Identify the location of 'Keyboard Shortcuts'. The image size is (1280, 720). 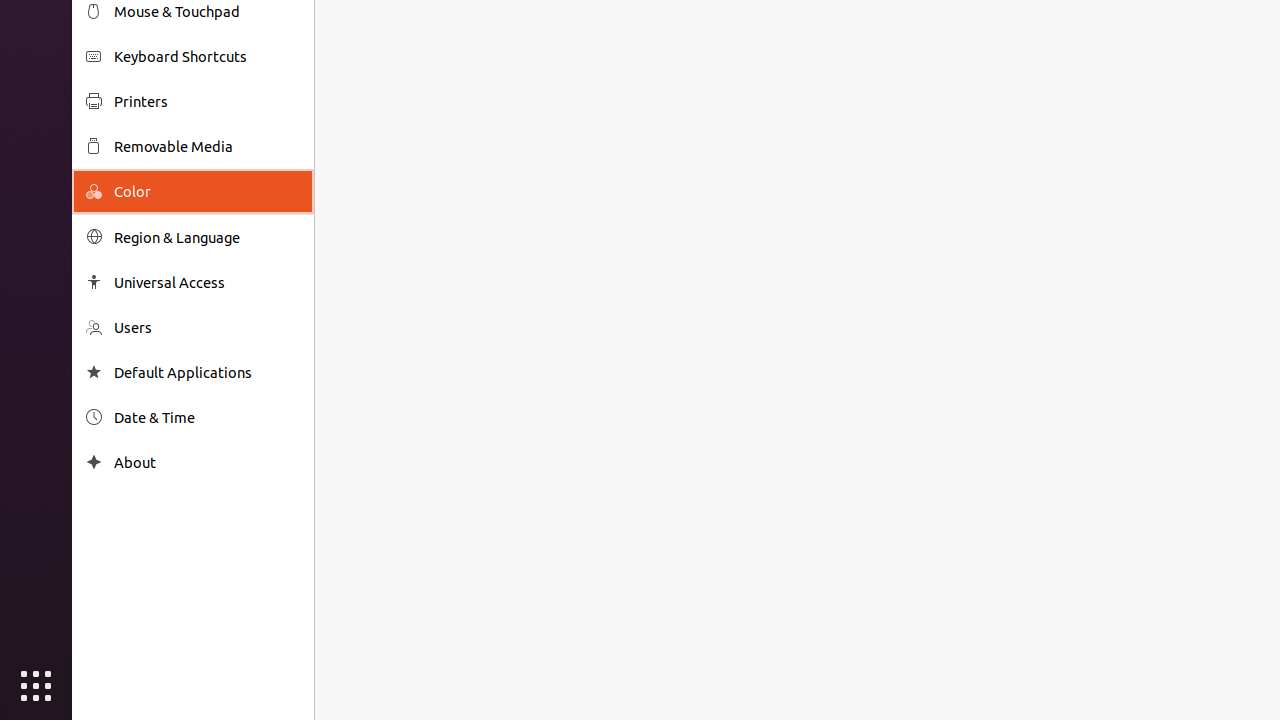
(206, 55).